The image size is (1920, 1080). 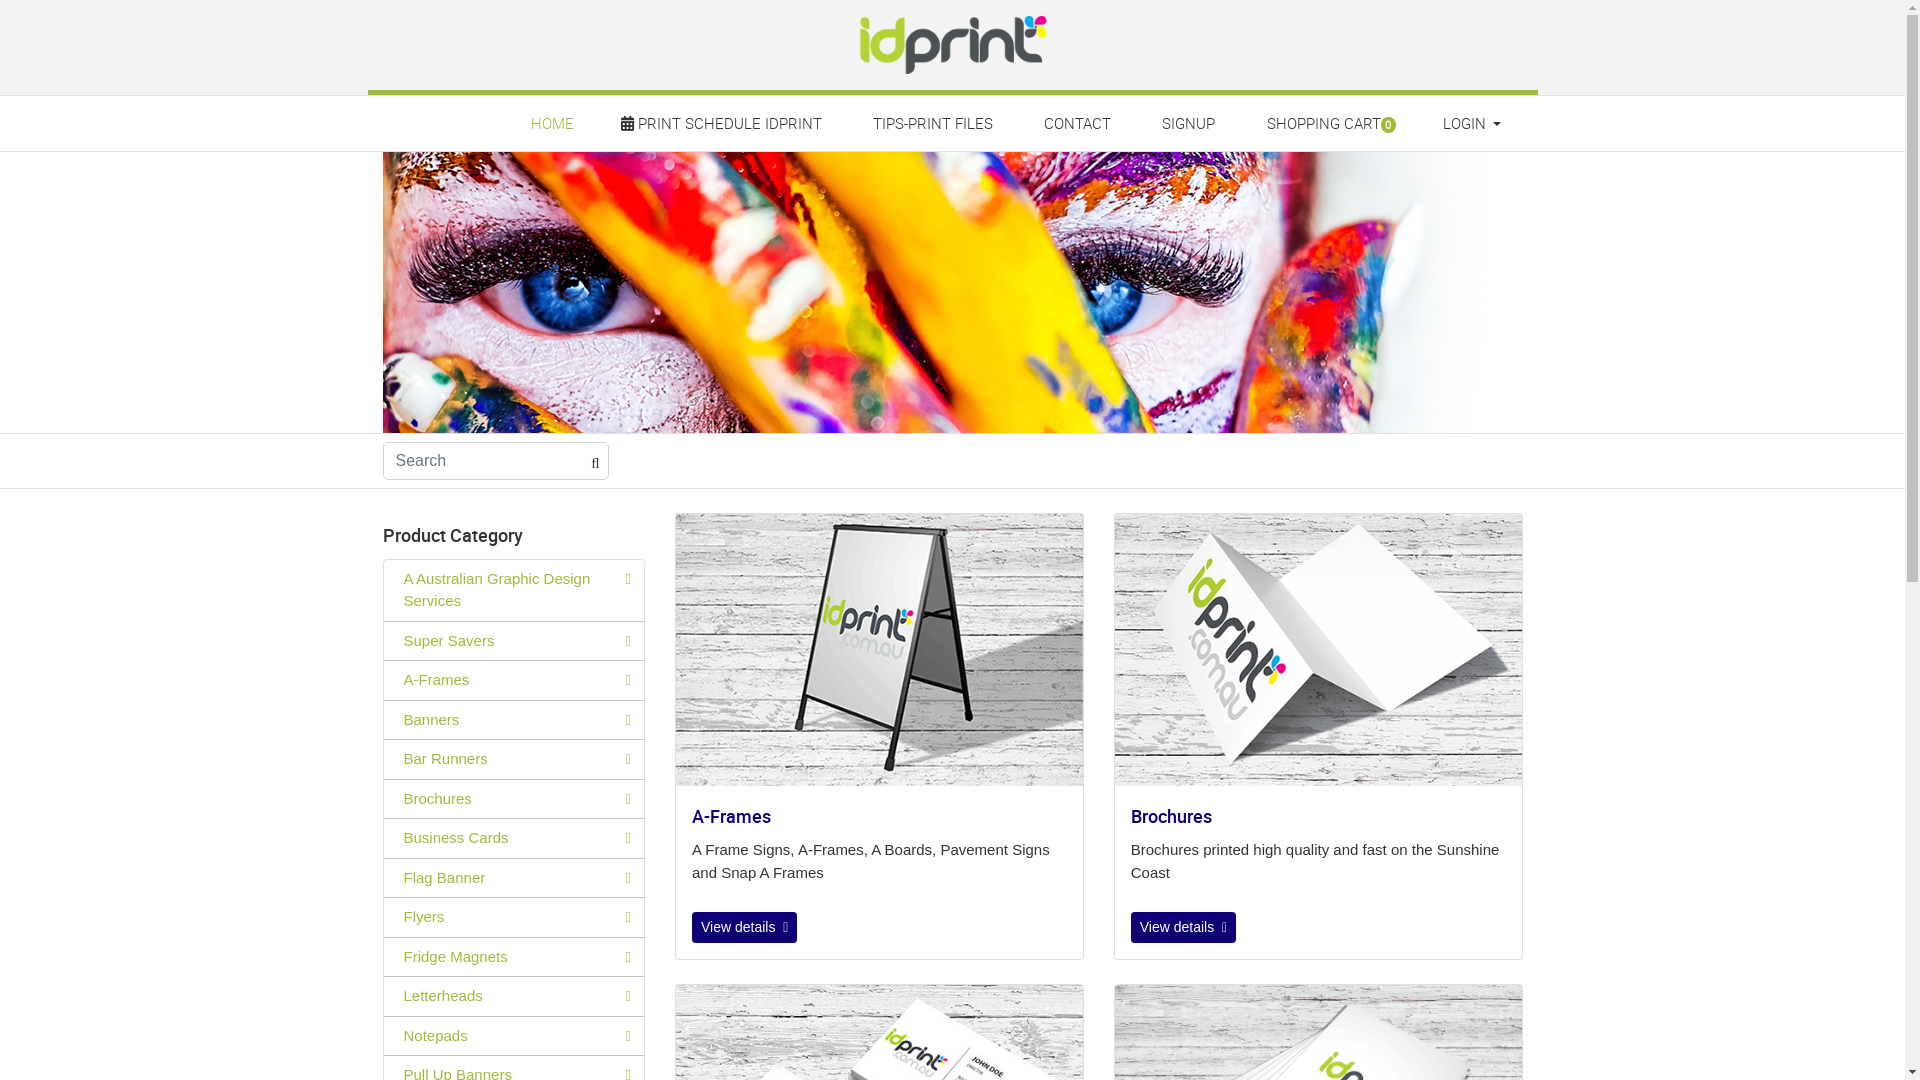 What do you see at coordinates (514, 1035) in the screenshot?
I see `'Notepads'` at bounding box center [514, 1035].